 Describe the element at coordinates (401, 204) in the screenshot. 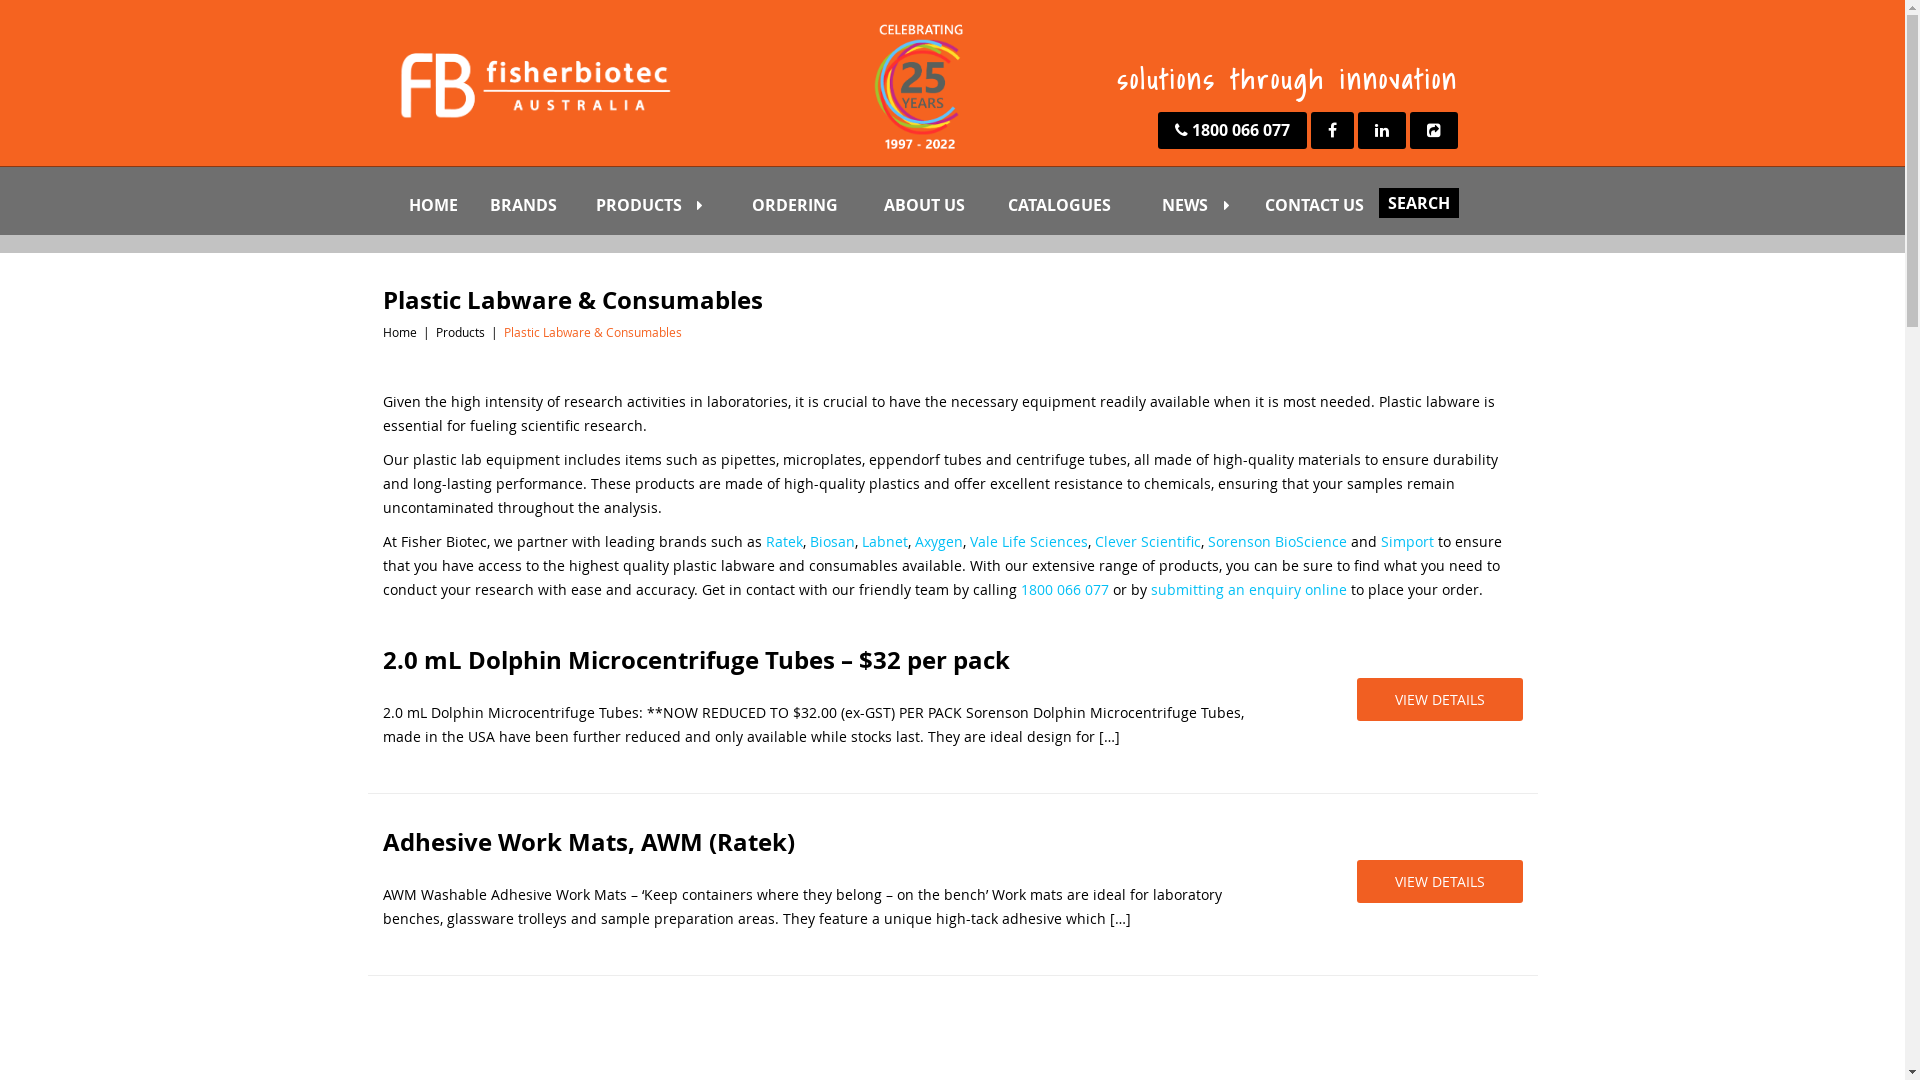

I see `'HOME'` at that location.